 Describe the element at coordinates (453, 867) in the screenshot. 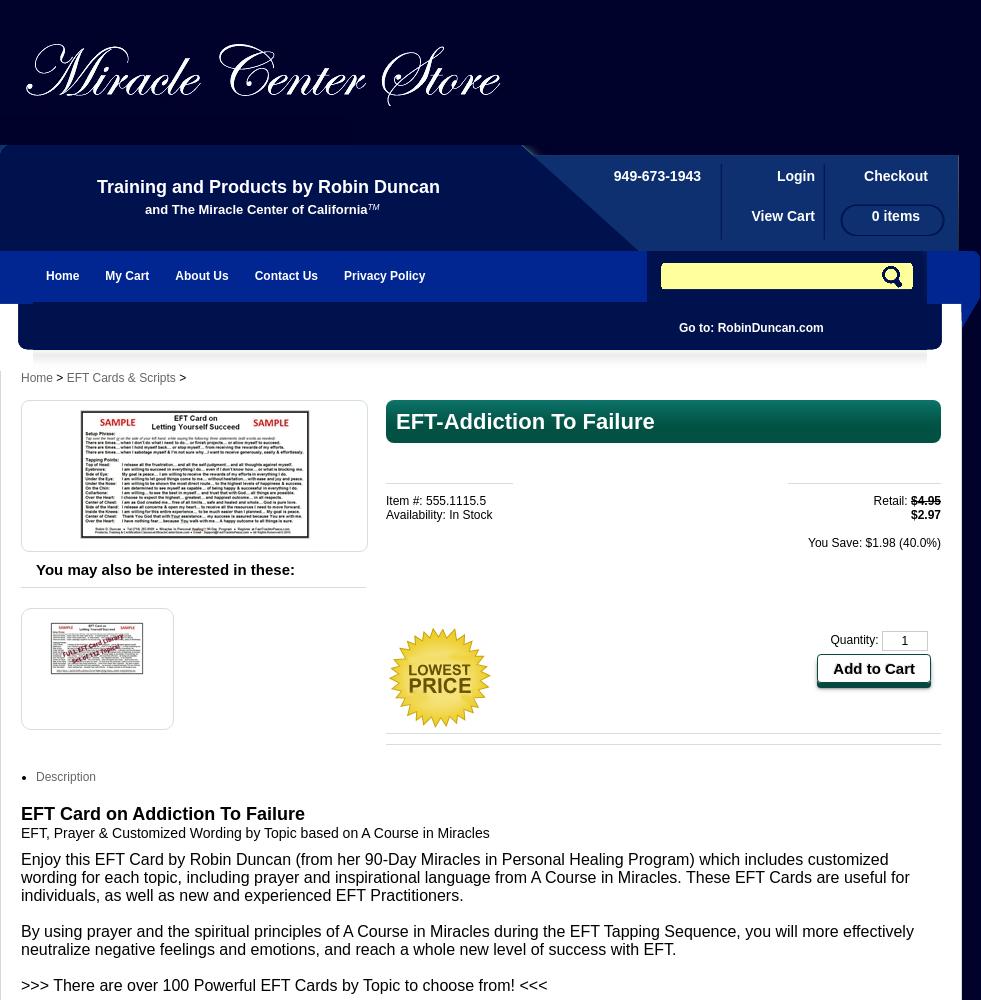

I see `'customized wording for each topic, including prayer and inspirational'` at that location.